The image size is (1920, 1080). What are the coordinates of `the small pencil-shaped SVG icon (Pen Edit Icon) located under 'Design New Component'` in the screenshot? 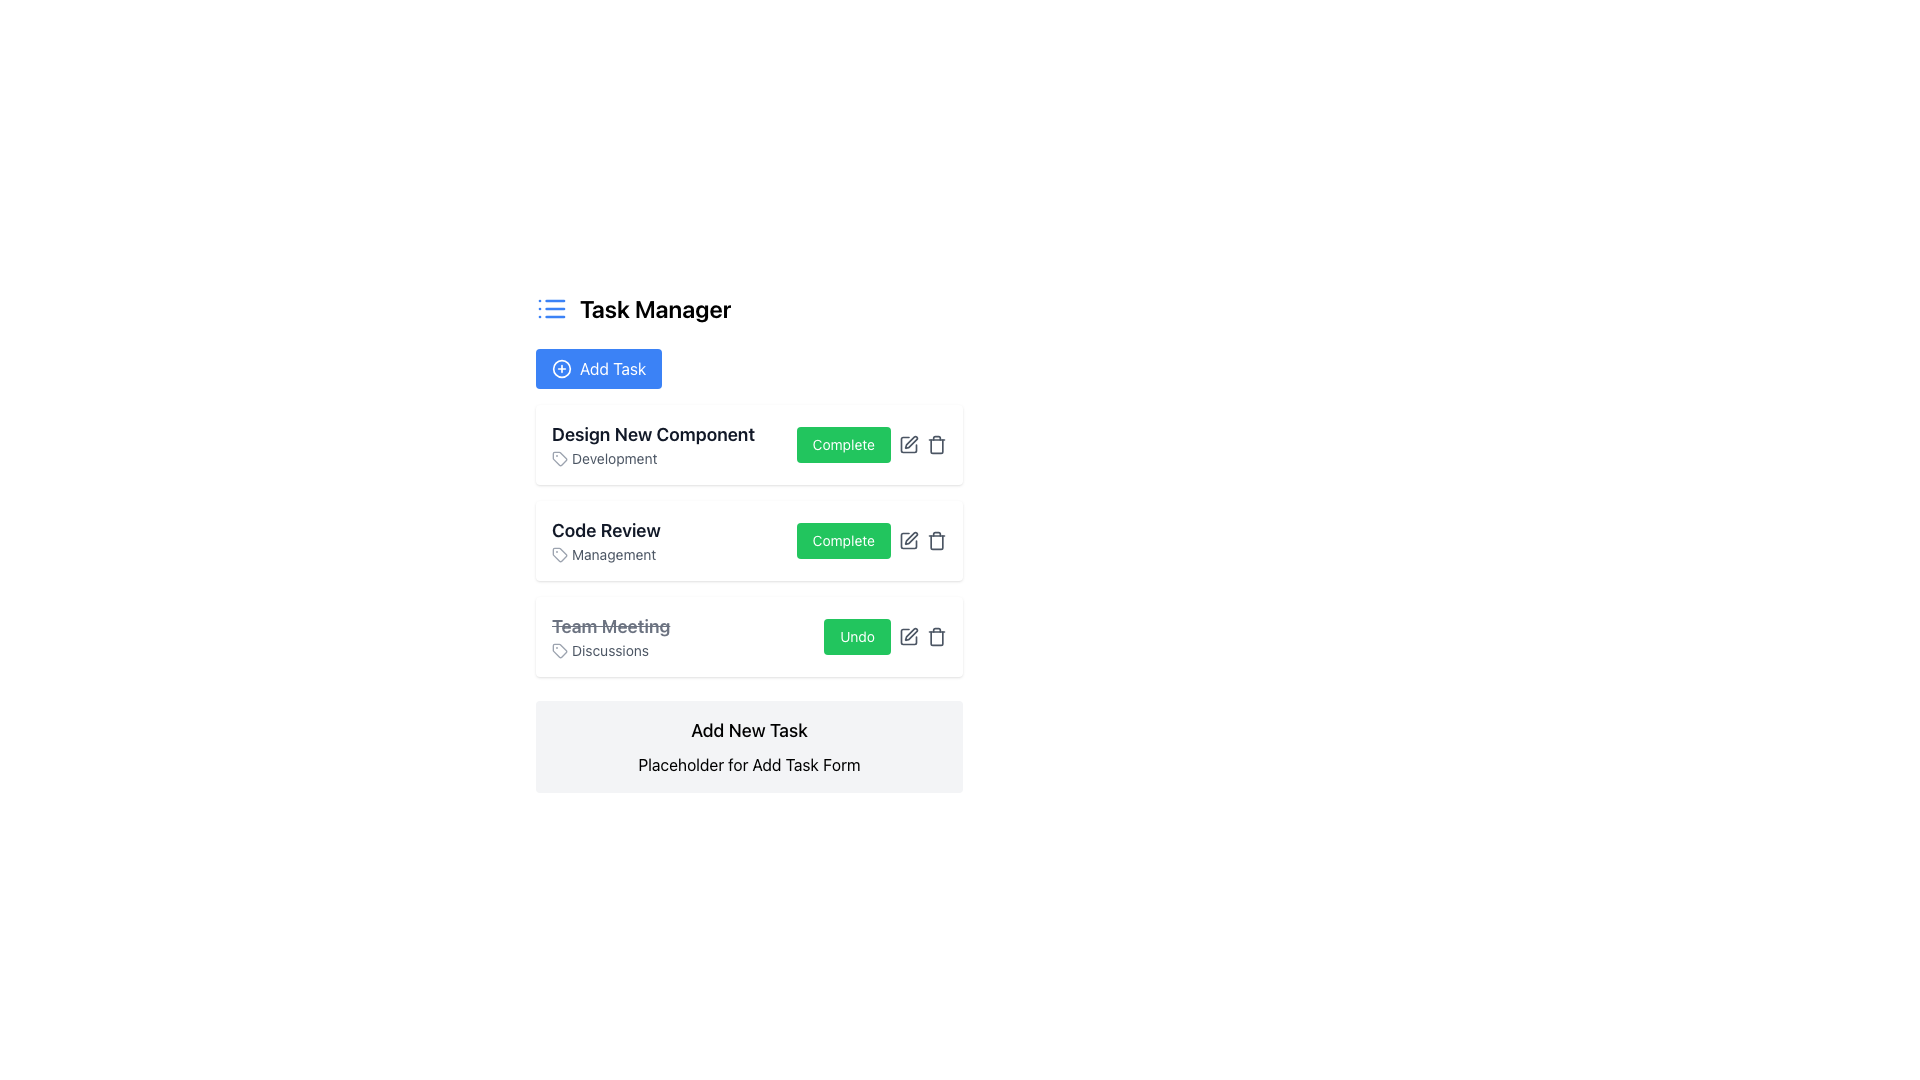 It's located at (910, 441).